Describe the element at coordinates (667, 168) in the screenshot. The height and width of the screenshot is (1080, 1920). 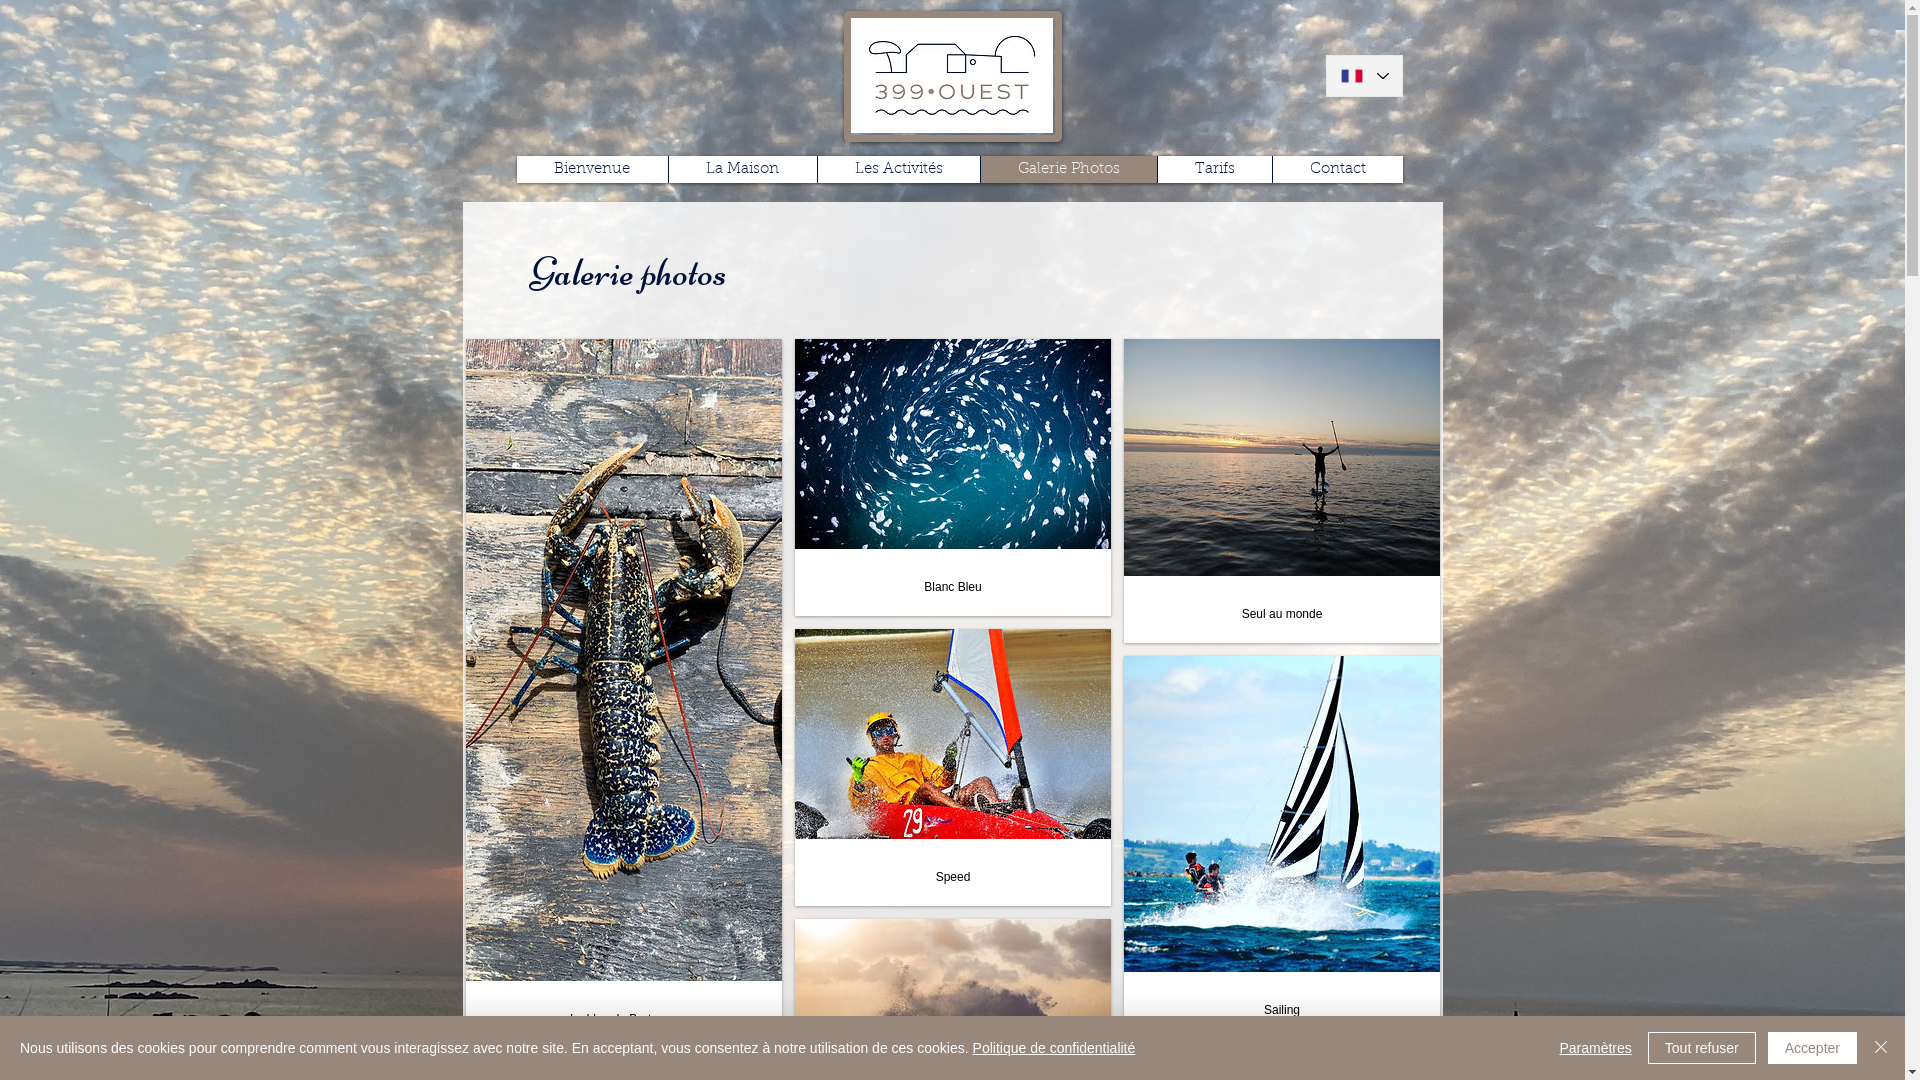
I see `'La Maison'` at that location.